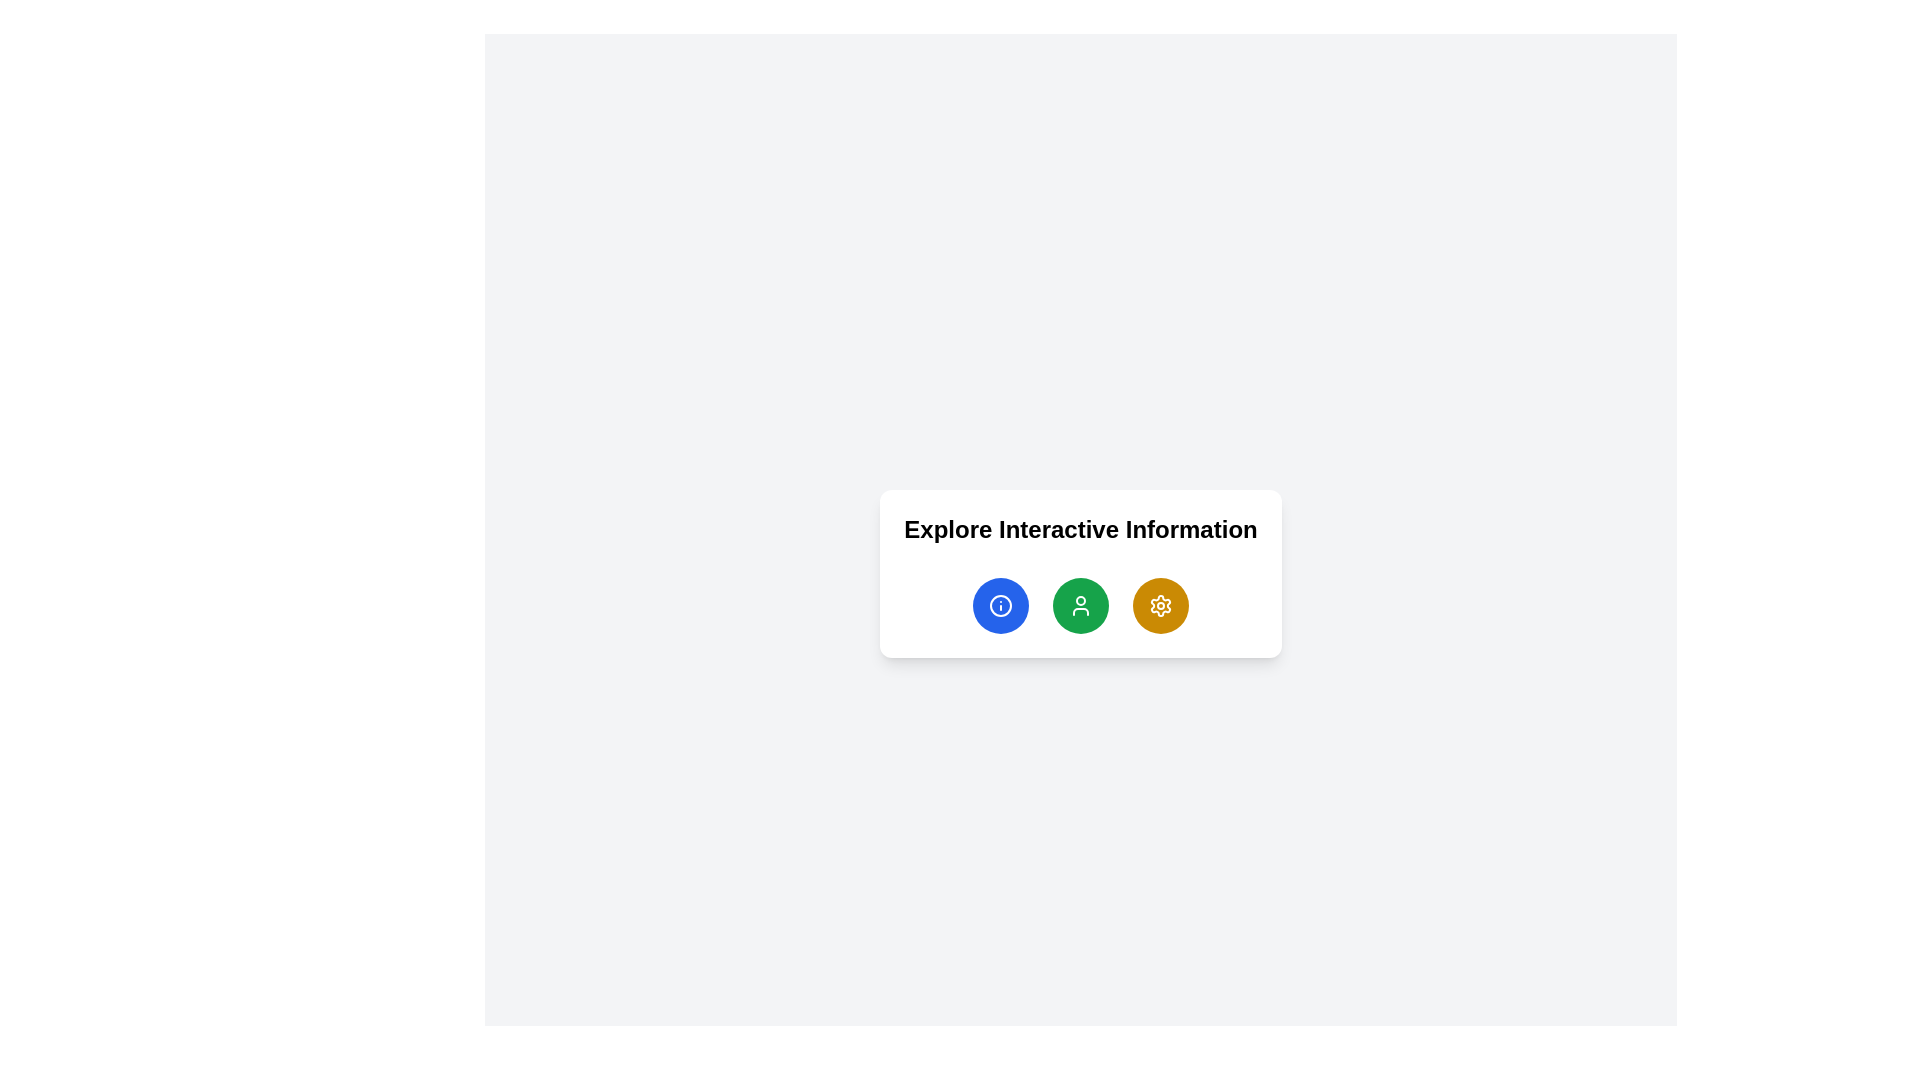  Describe the element at coordinates (1000, 604) in the screenshot. I see `the left-most circular icon in the set of three icons positioned below the text 'Explore Interactive Information'` at that location.